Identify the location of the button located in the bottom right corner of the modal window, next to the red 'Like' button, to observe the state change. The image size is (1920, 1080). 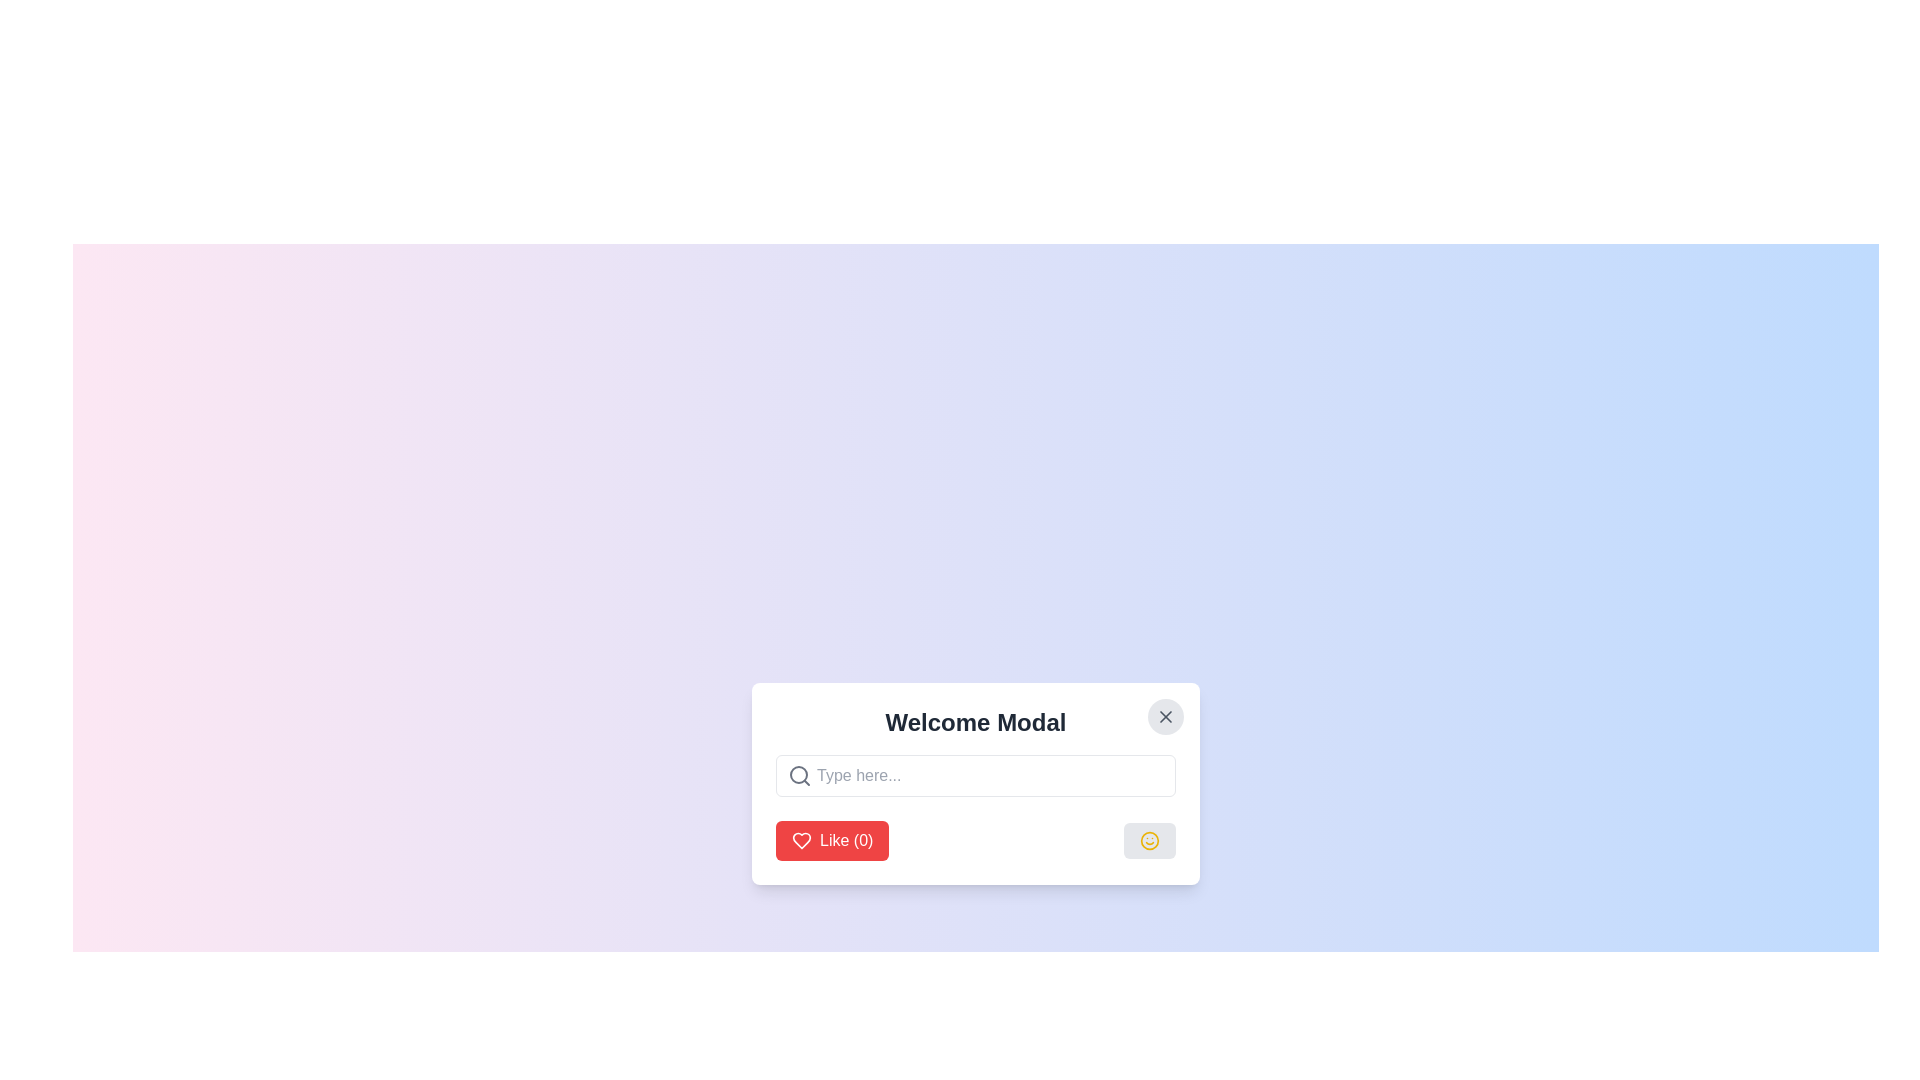
(1150, 840).